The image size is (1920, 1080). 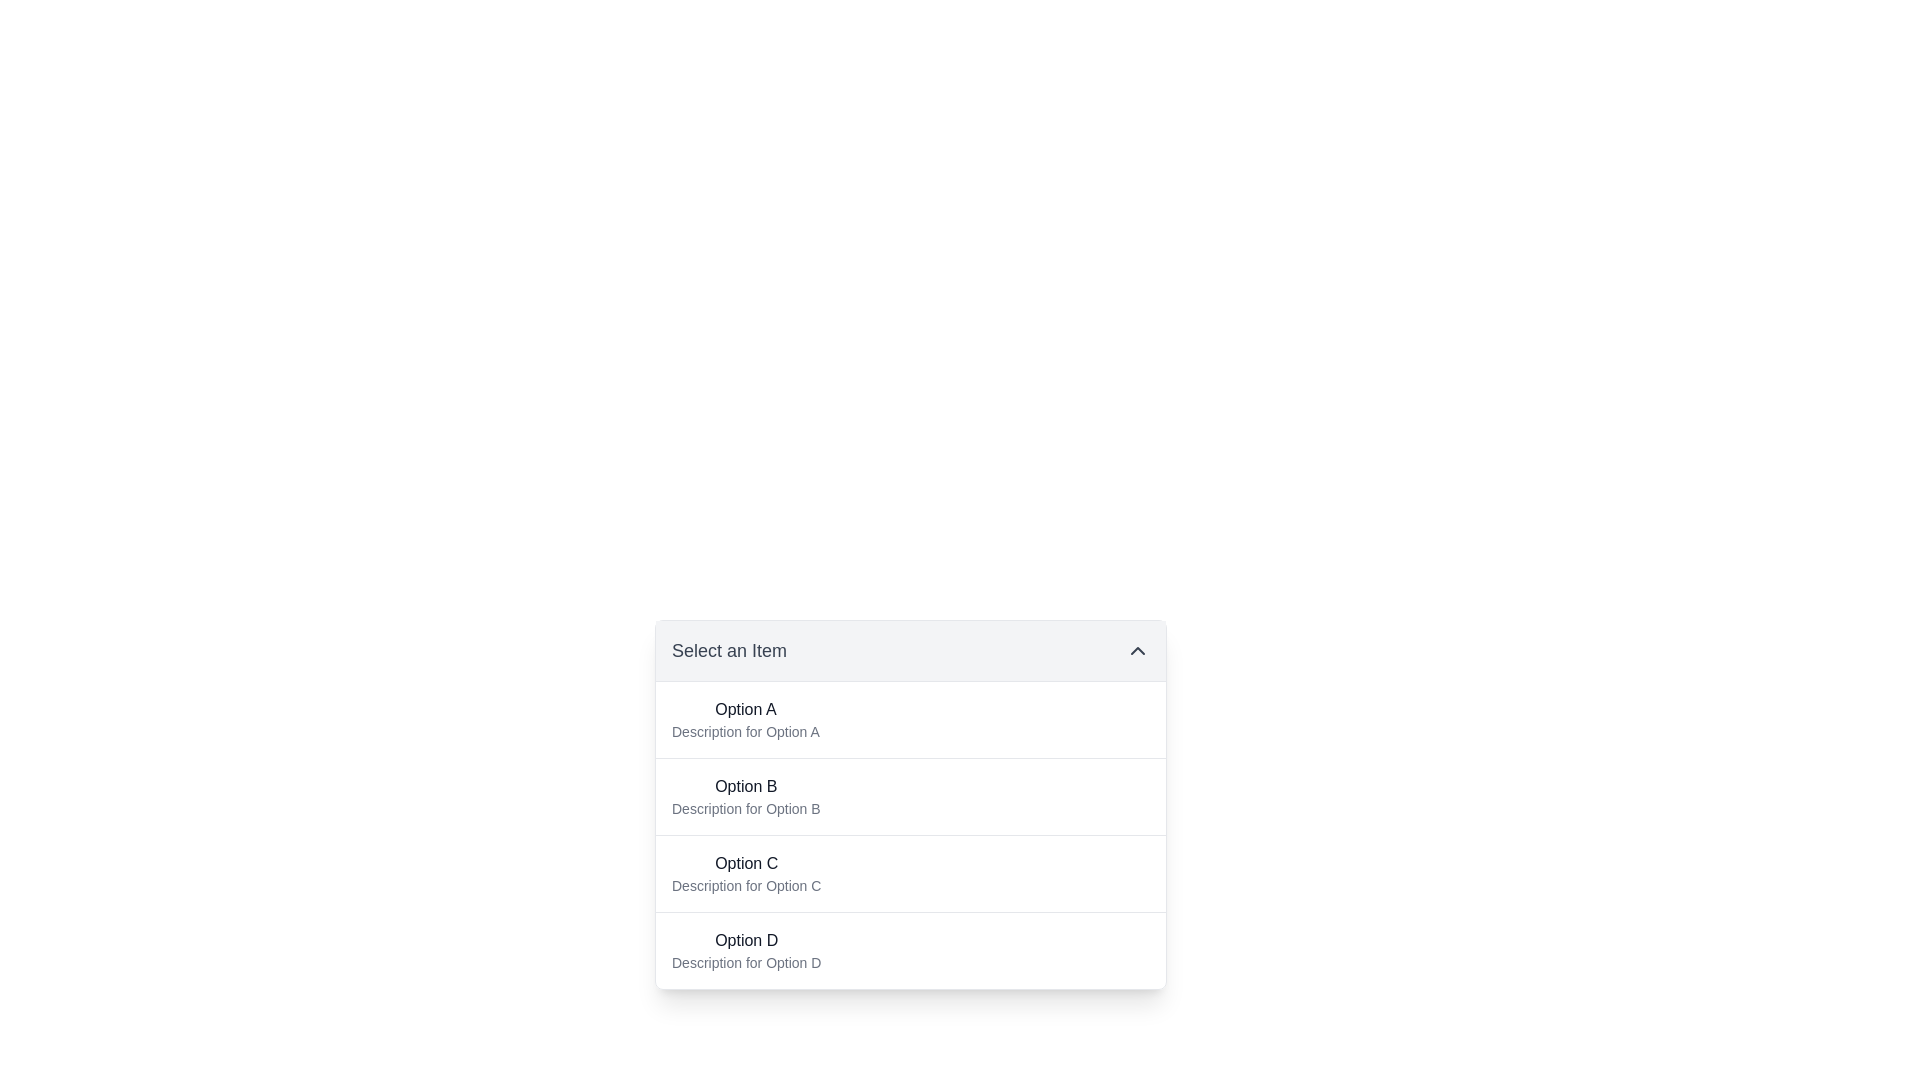 What do you see at coordinates (745, 785) in the screenshot?
I see `the label for 'Option B', which is located above the description text in the second item of the dropdown list under 'Select an Item'` at bounding box center [745, 785].